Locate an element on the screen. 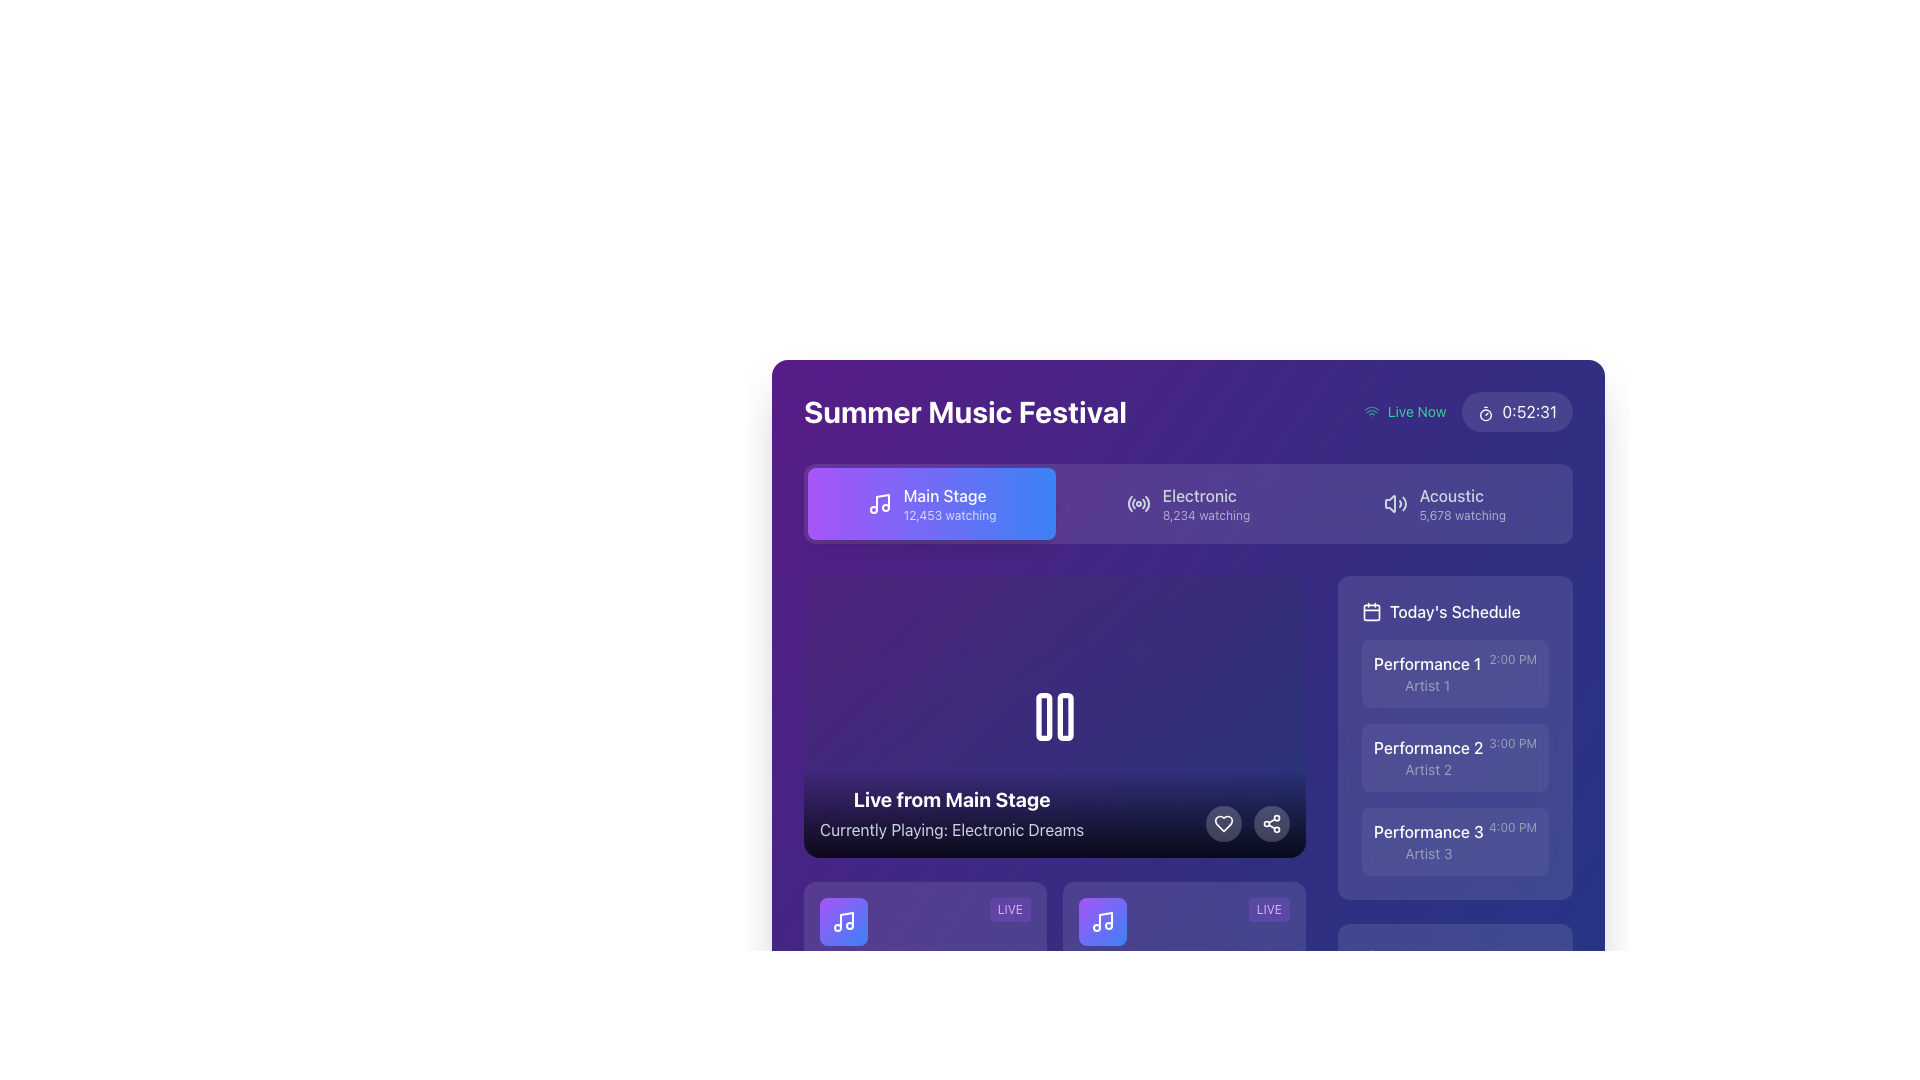  the calendar icon that indicates the context of the 'Today's Schedule' section is located at coordinates (1371, 611).